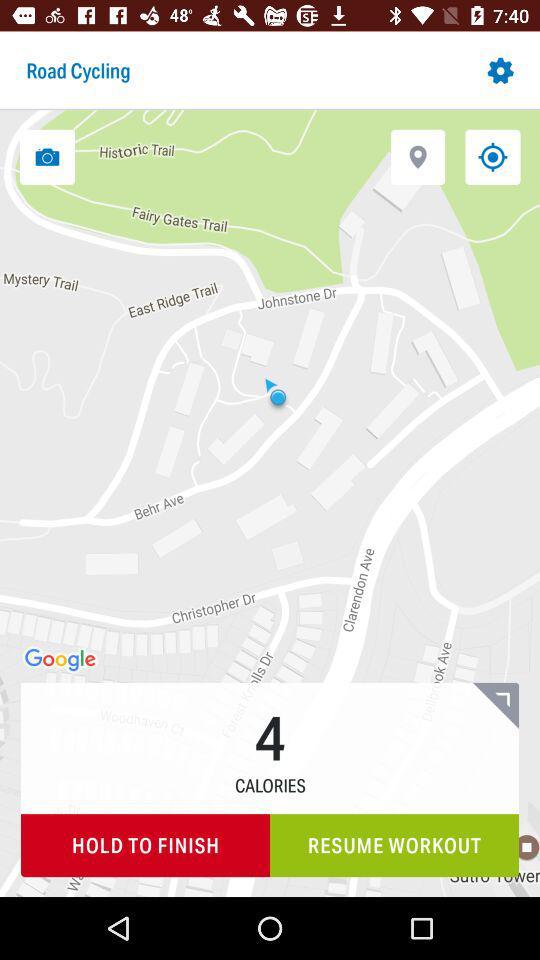 This screenshot has height=960, width=540. I want to click on item to the left of the resume workout icon, so click(144, 844).